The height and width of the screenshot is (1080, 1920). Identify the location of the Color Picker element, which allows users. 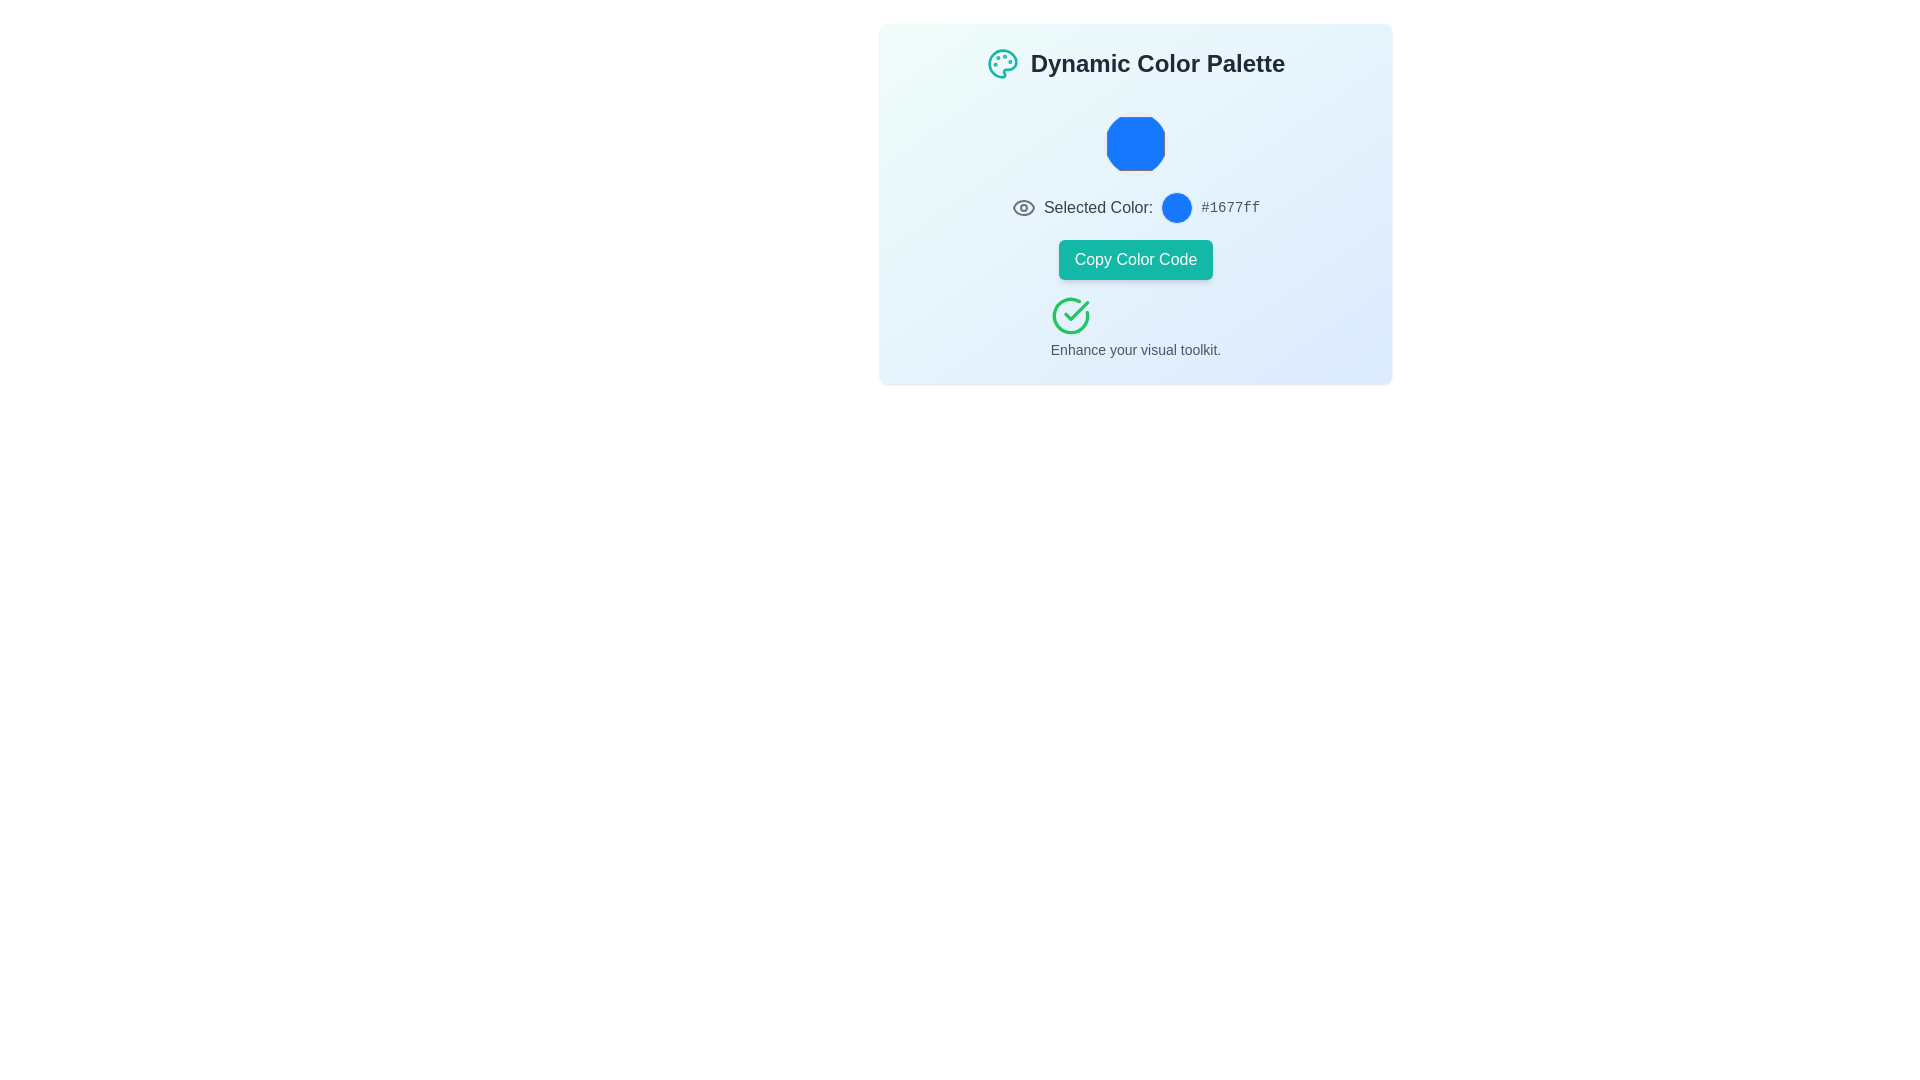
(1136, 142).